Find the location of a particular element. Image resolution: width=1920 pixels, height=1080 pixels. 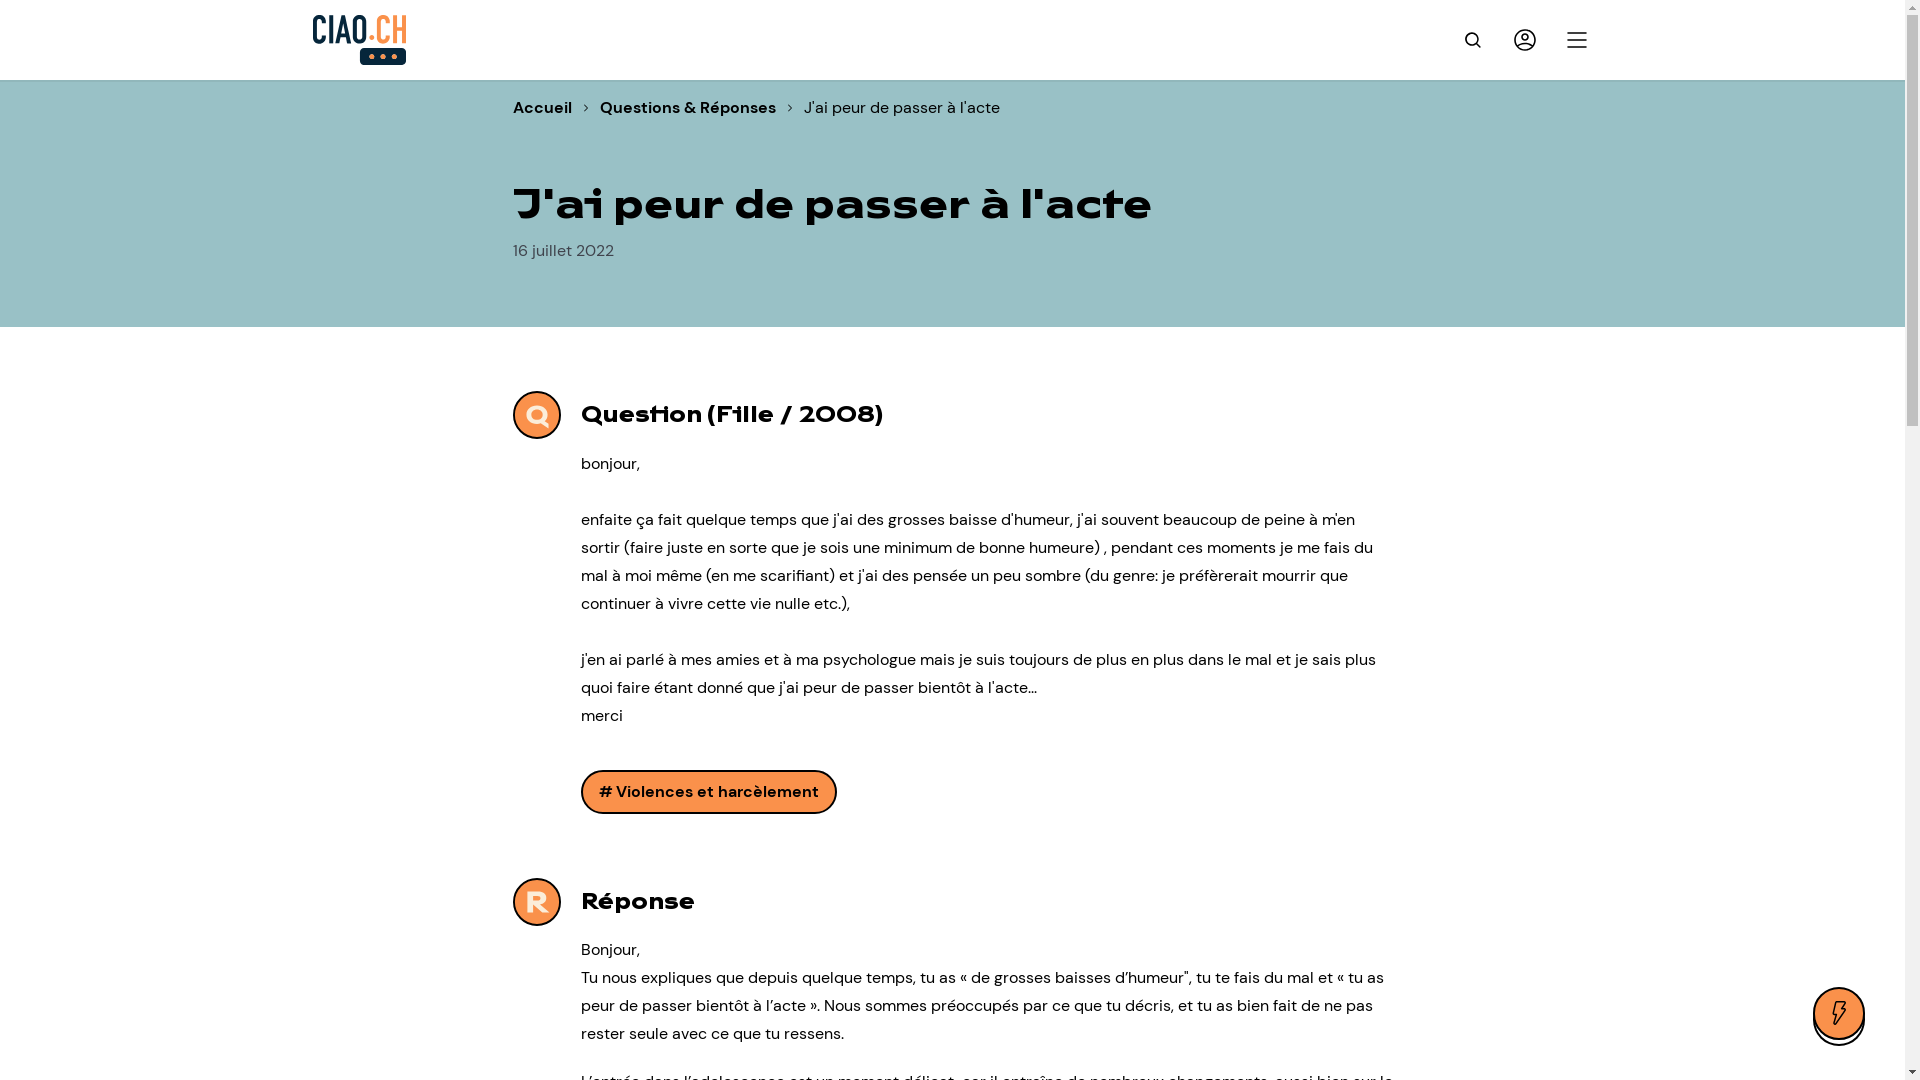

'Accueil' is located at coordinates (541, 107).